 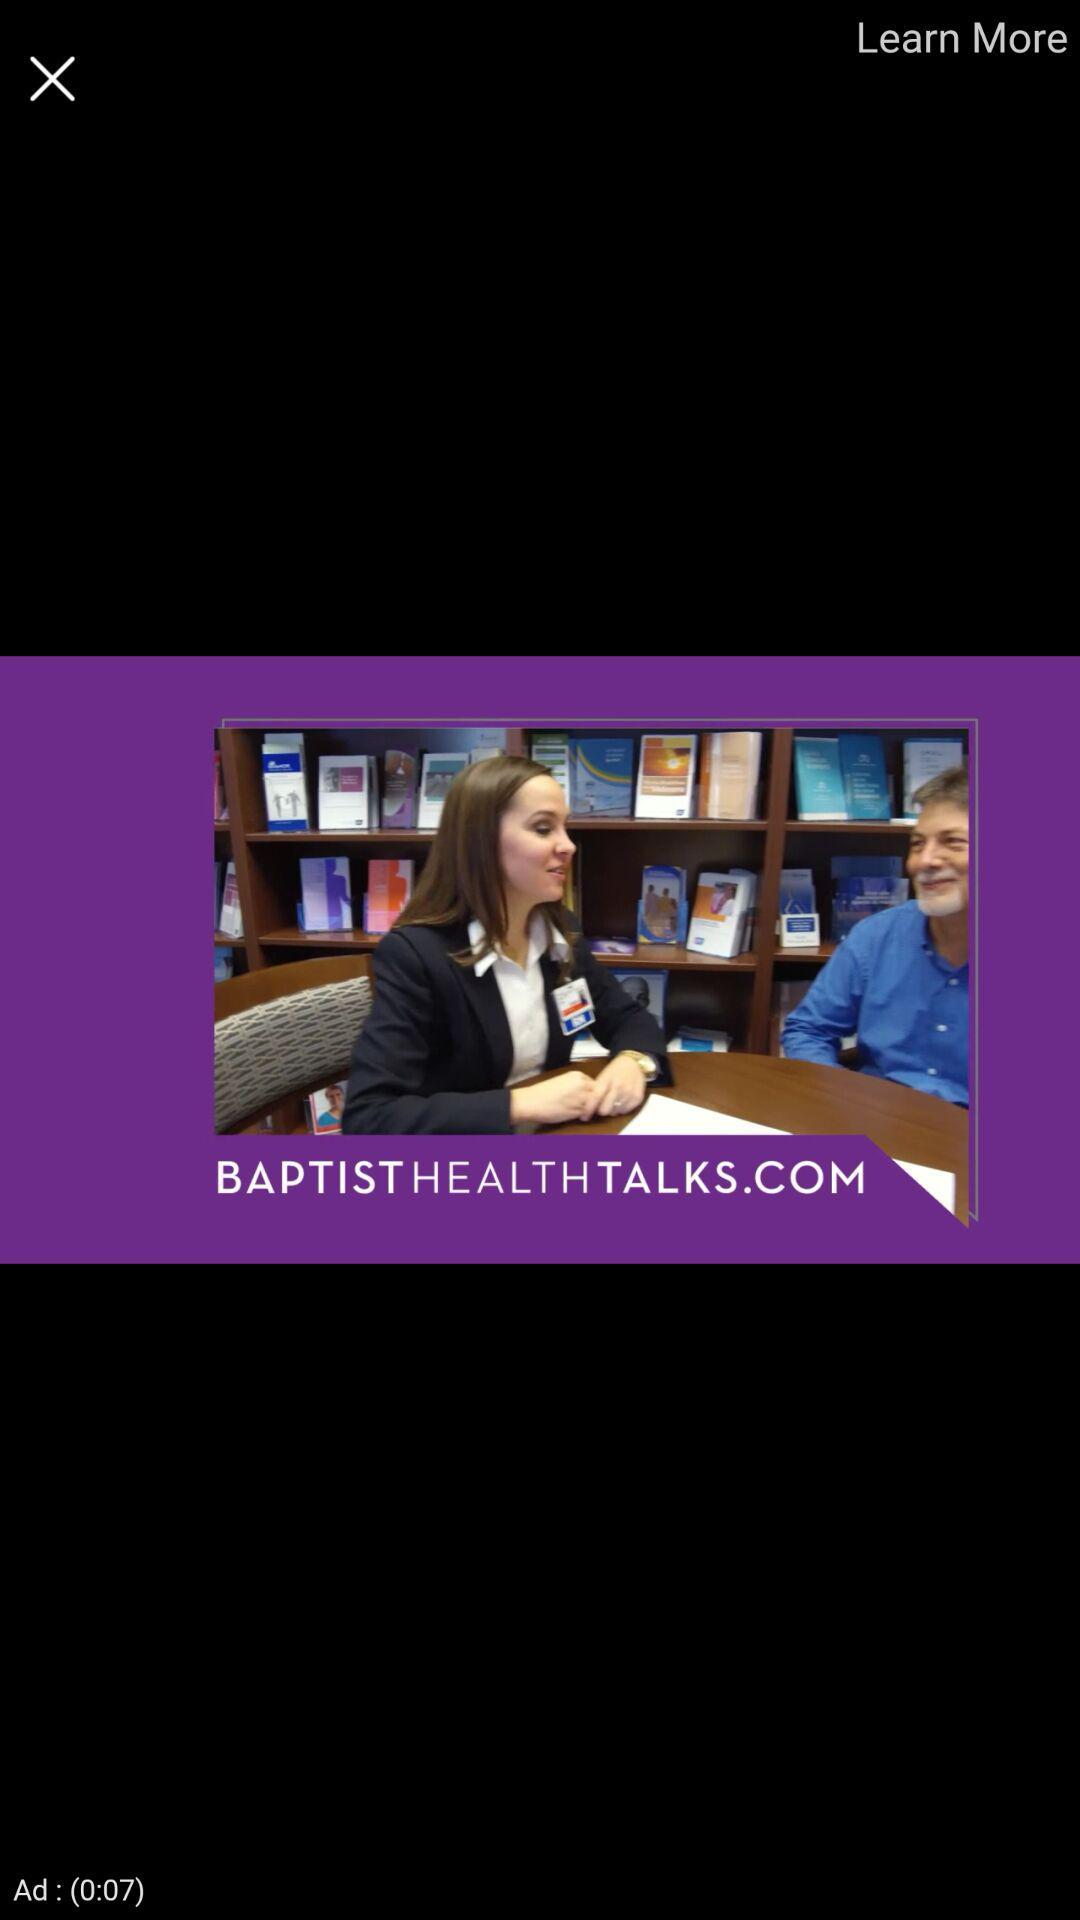 I want to click on close tab, so click(x=51, y=78).